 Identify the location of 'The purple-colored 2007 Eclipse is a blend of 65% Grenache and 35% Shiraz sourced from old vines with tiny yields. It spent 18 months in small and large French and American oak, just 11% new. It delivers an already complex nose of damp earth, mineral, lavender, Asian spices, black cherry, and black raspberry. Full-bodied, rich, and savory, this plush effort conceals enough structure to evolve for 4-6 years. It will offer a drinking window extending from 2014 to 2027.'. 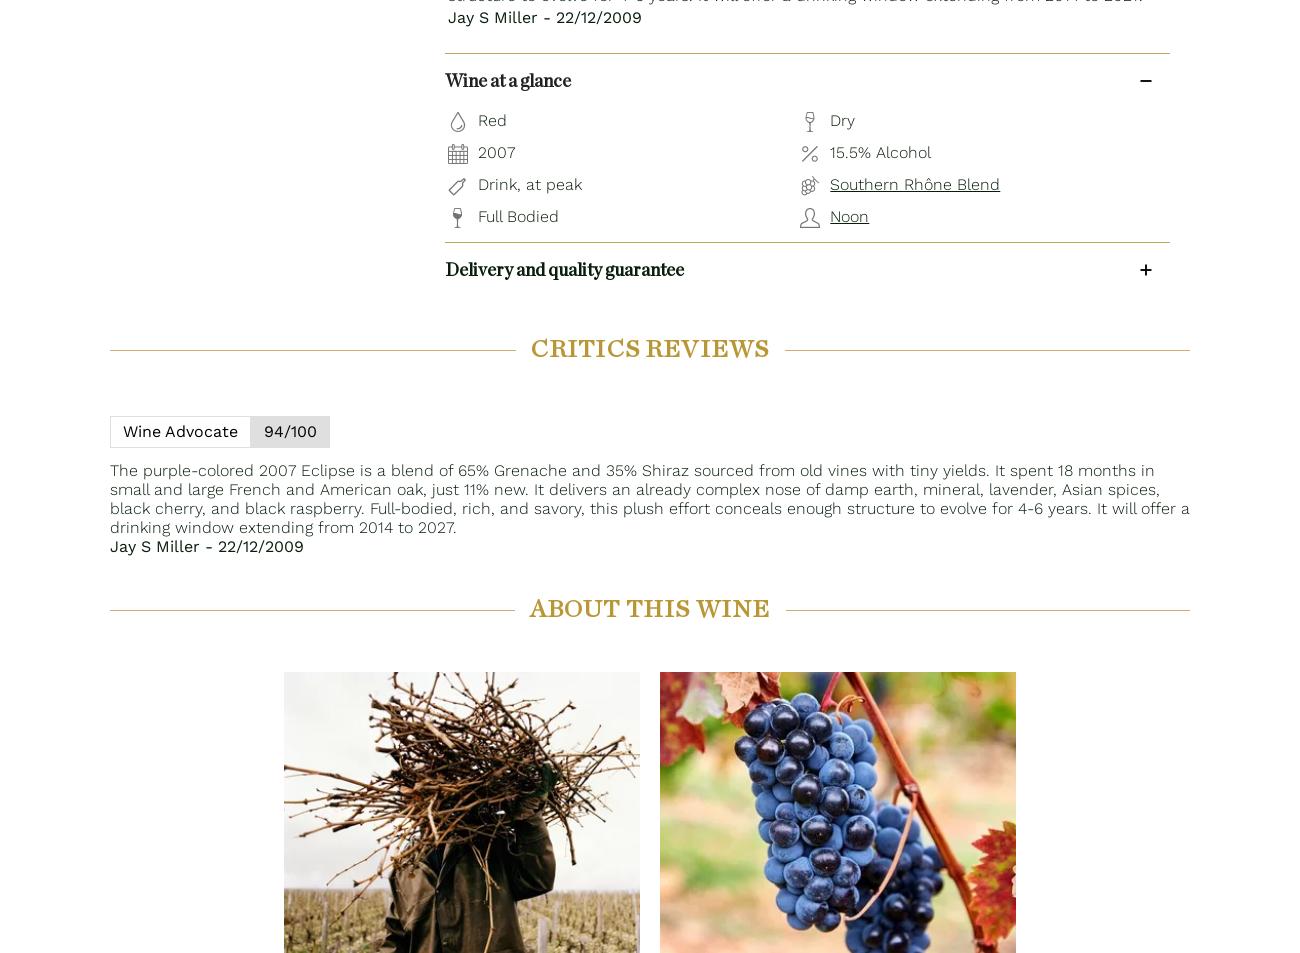
(650, 498).